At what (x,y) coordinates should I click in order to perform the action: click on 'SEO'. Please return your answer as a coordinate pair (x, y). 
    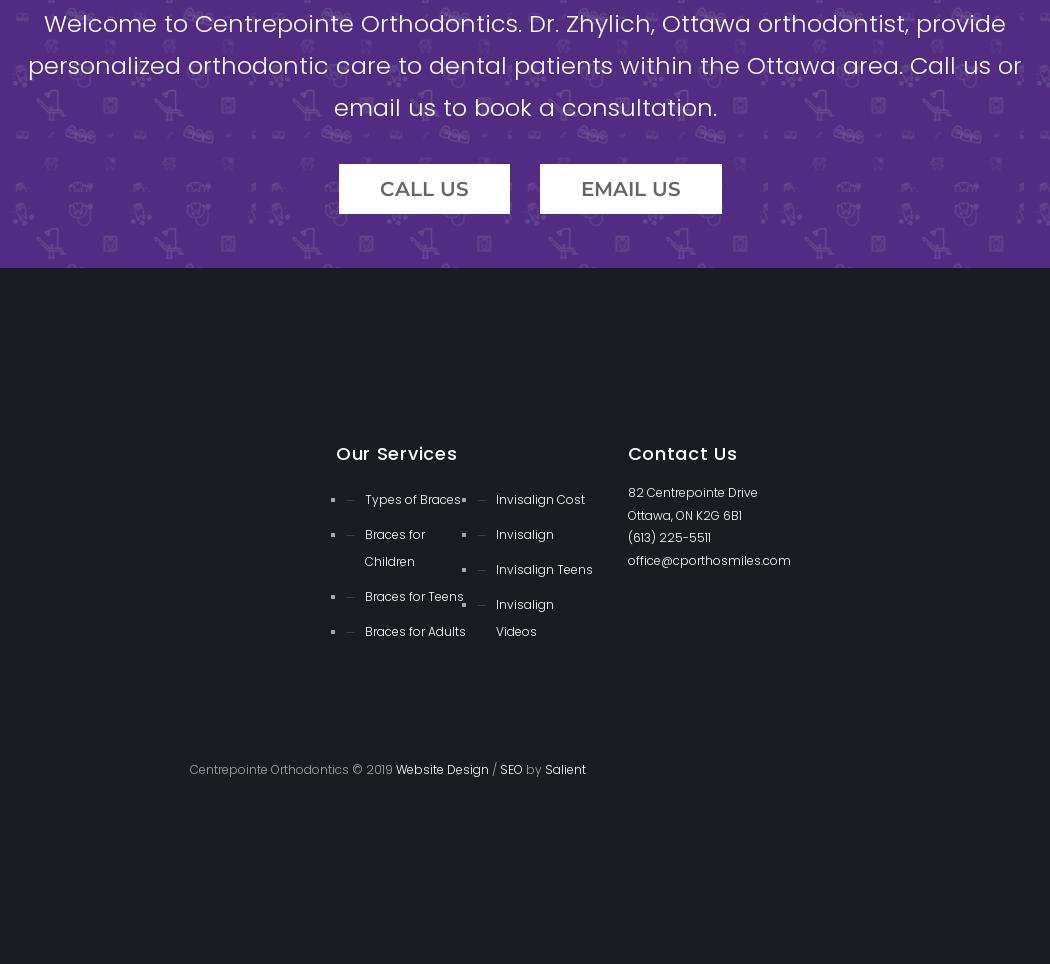
    Looking at the image, I should click on (510, 768).